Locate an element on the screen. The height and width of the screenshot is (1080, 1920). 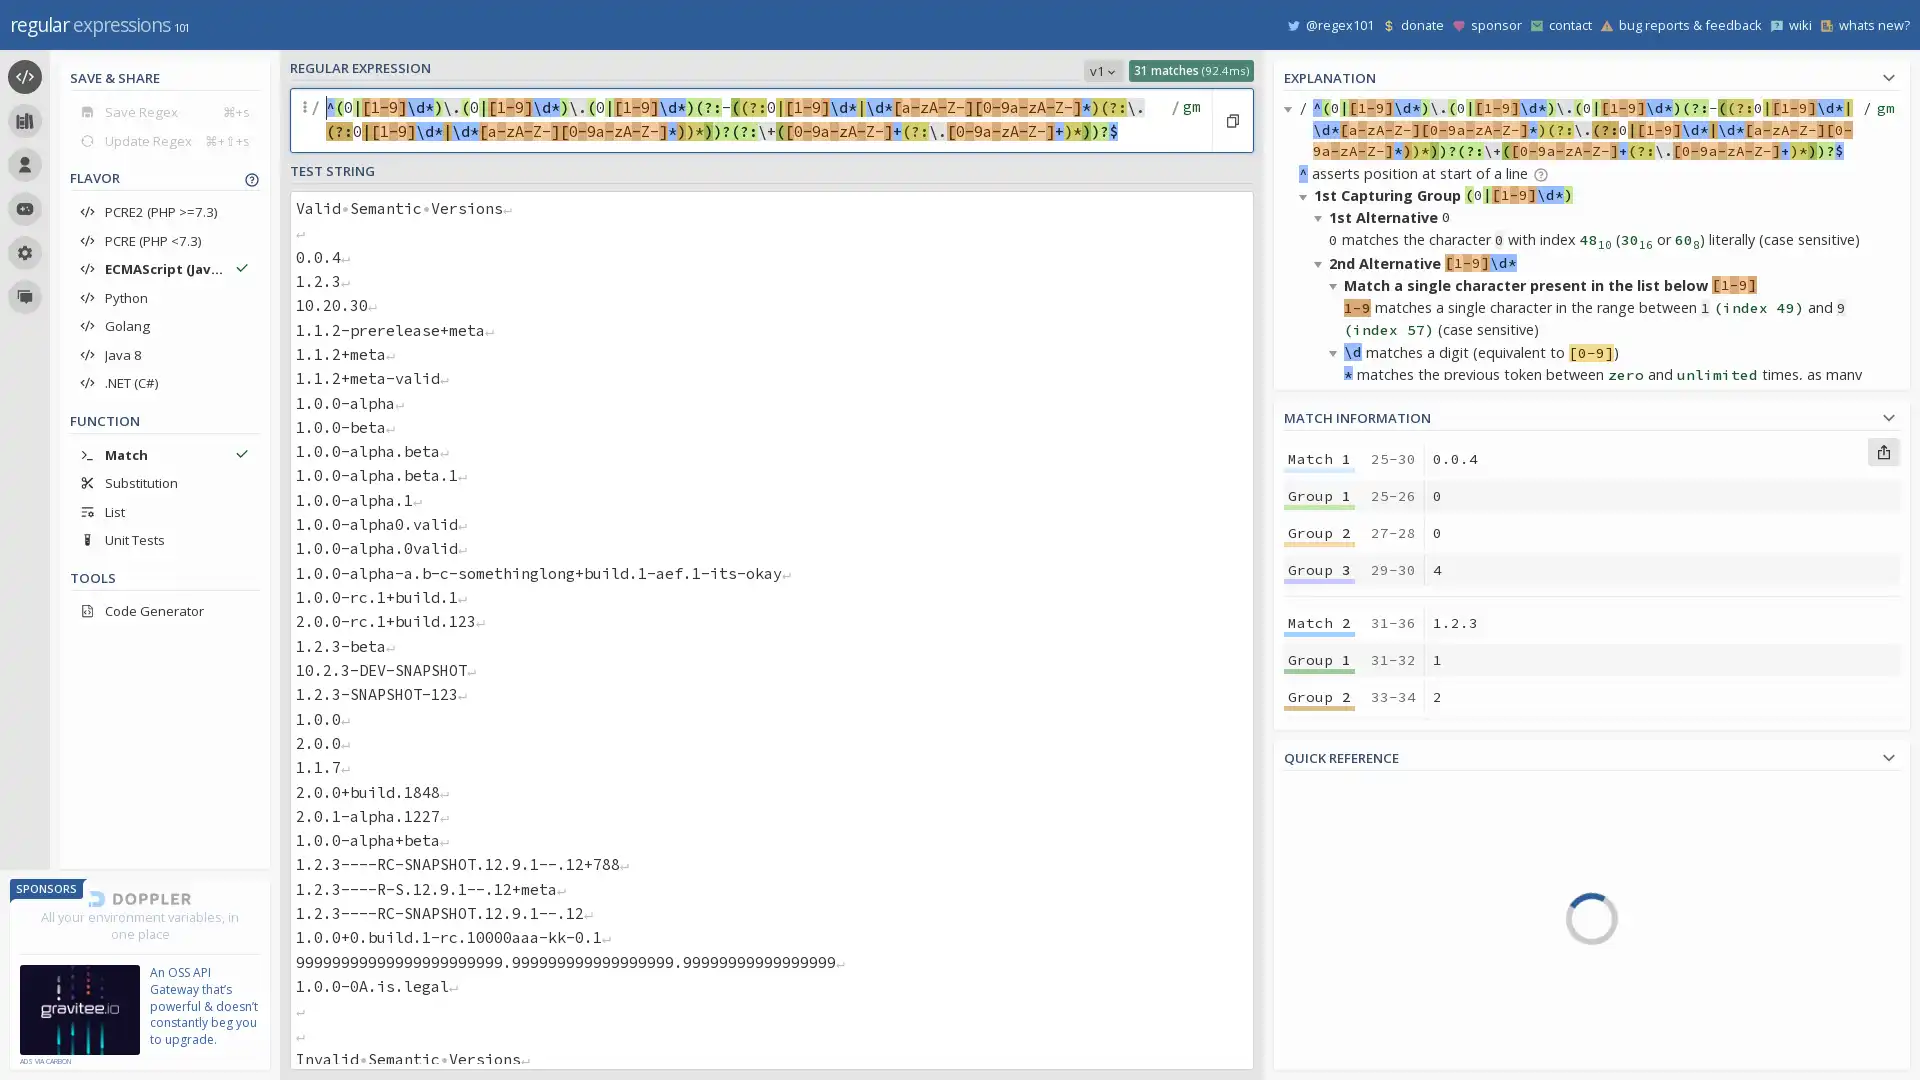
Collapse Subtree is located at coordinates (1321, 262).